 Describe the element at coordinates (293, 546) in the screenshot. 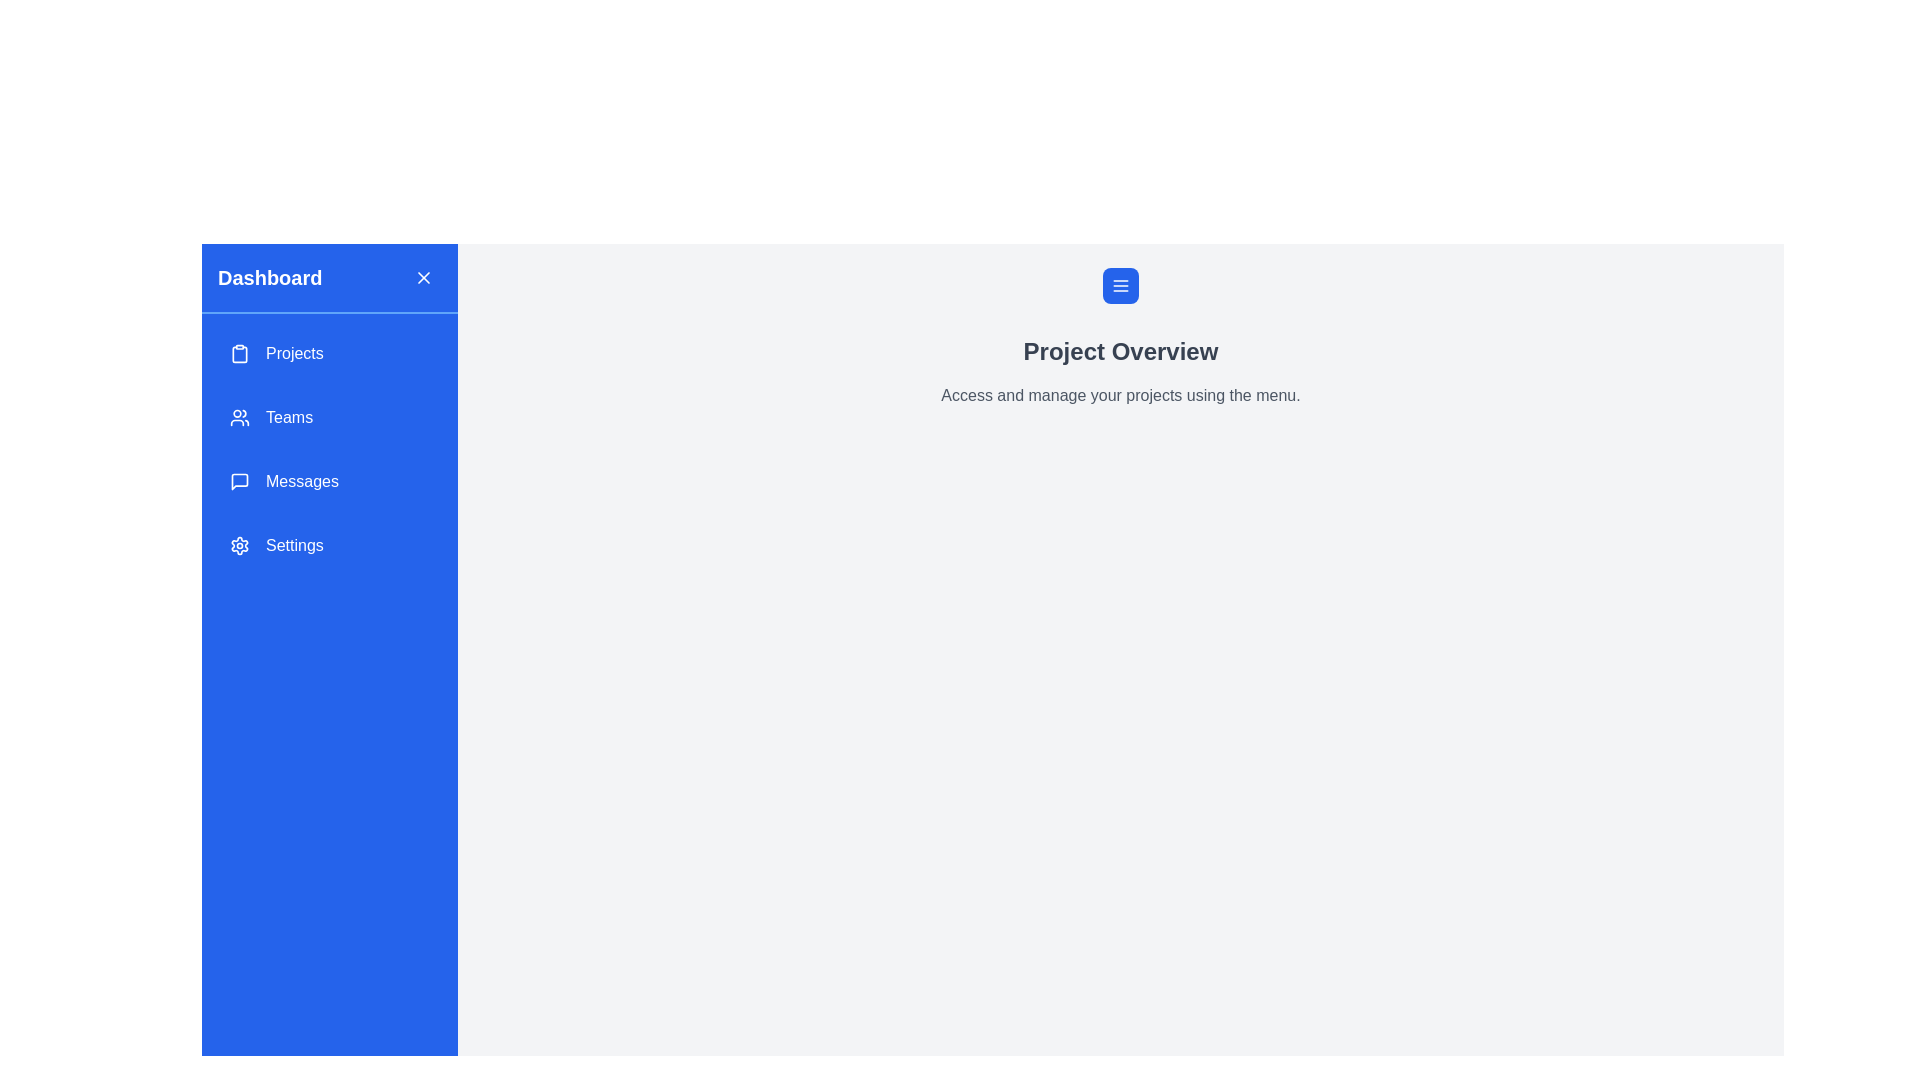

I see `the navigation link for settings, which is the fourth item in the vertical list below 'Messages' and to the right of a gear icon` at that location.